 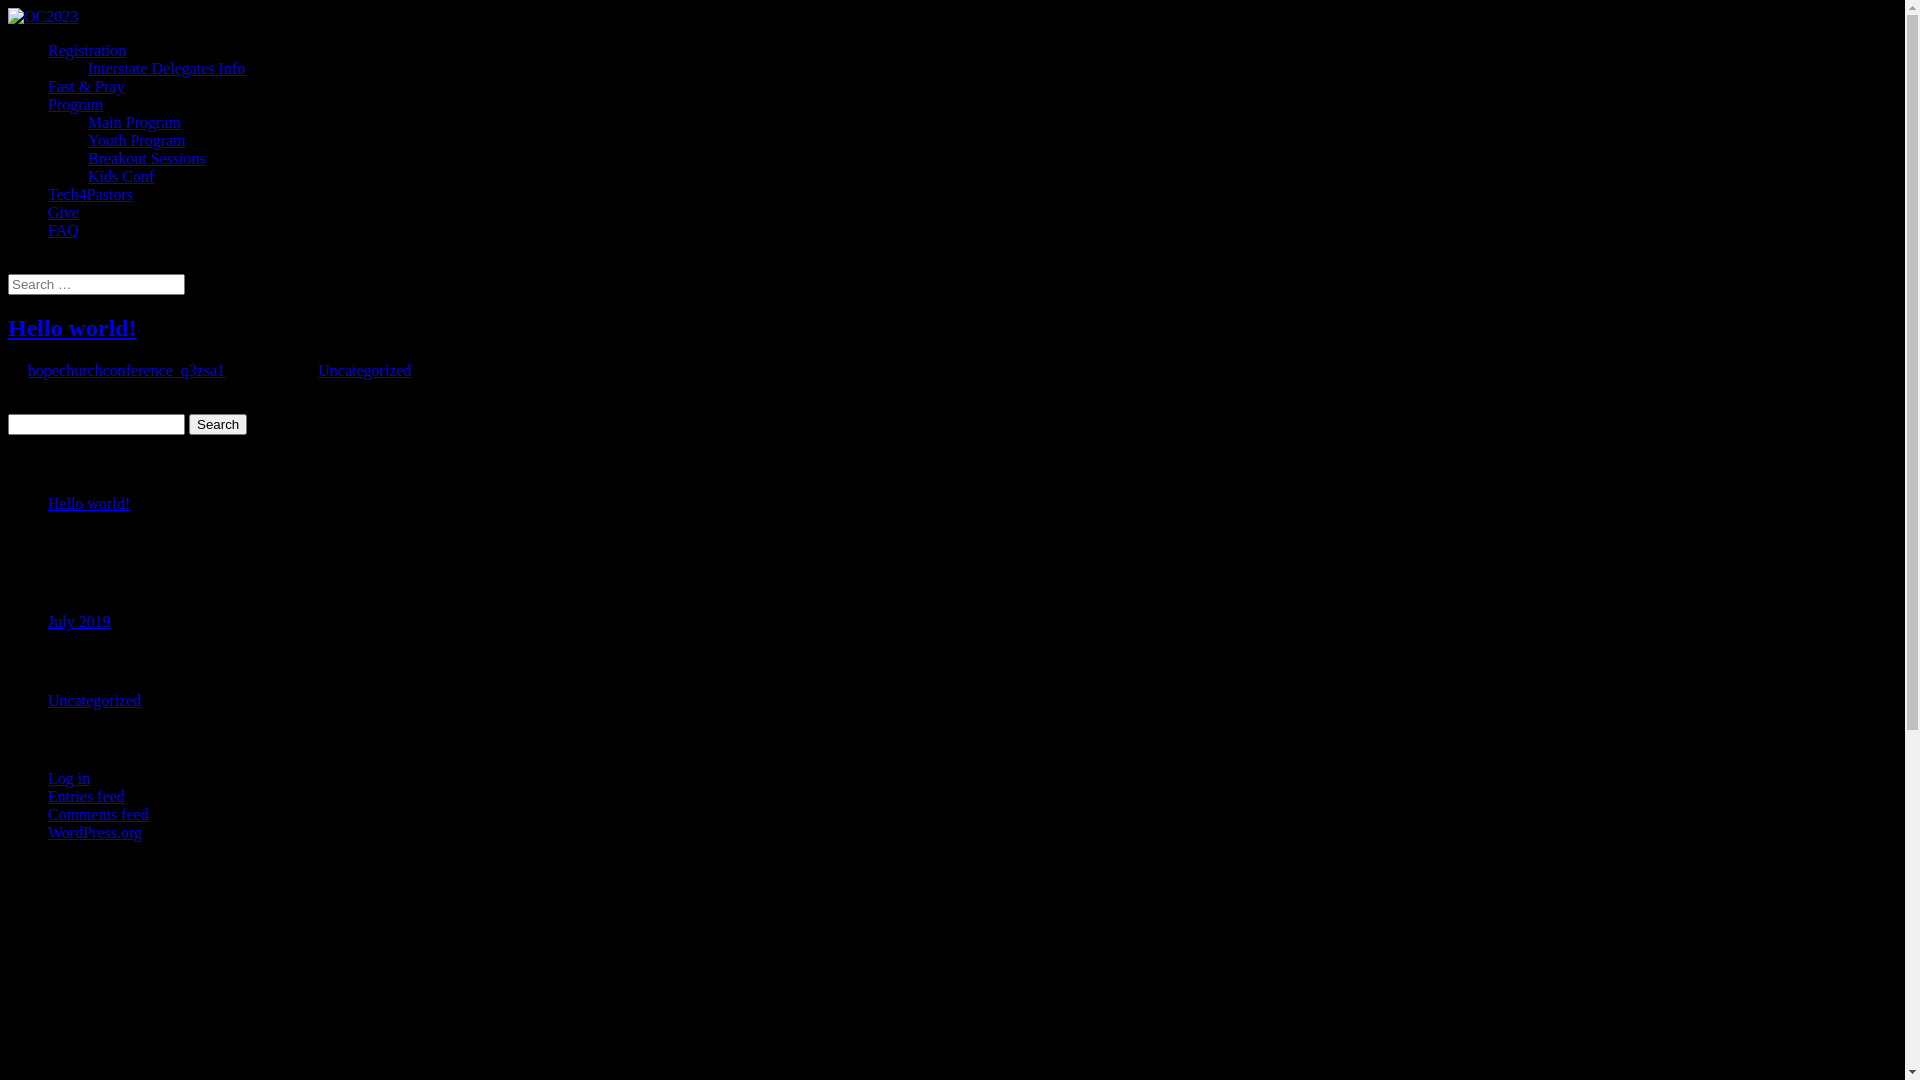 What do you see at coordinates (48, 229) in the screenshot?
I see `'FAQ'` at bounding box center [48, 229].